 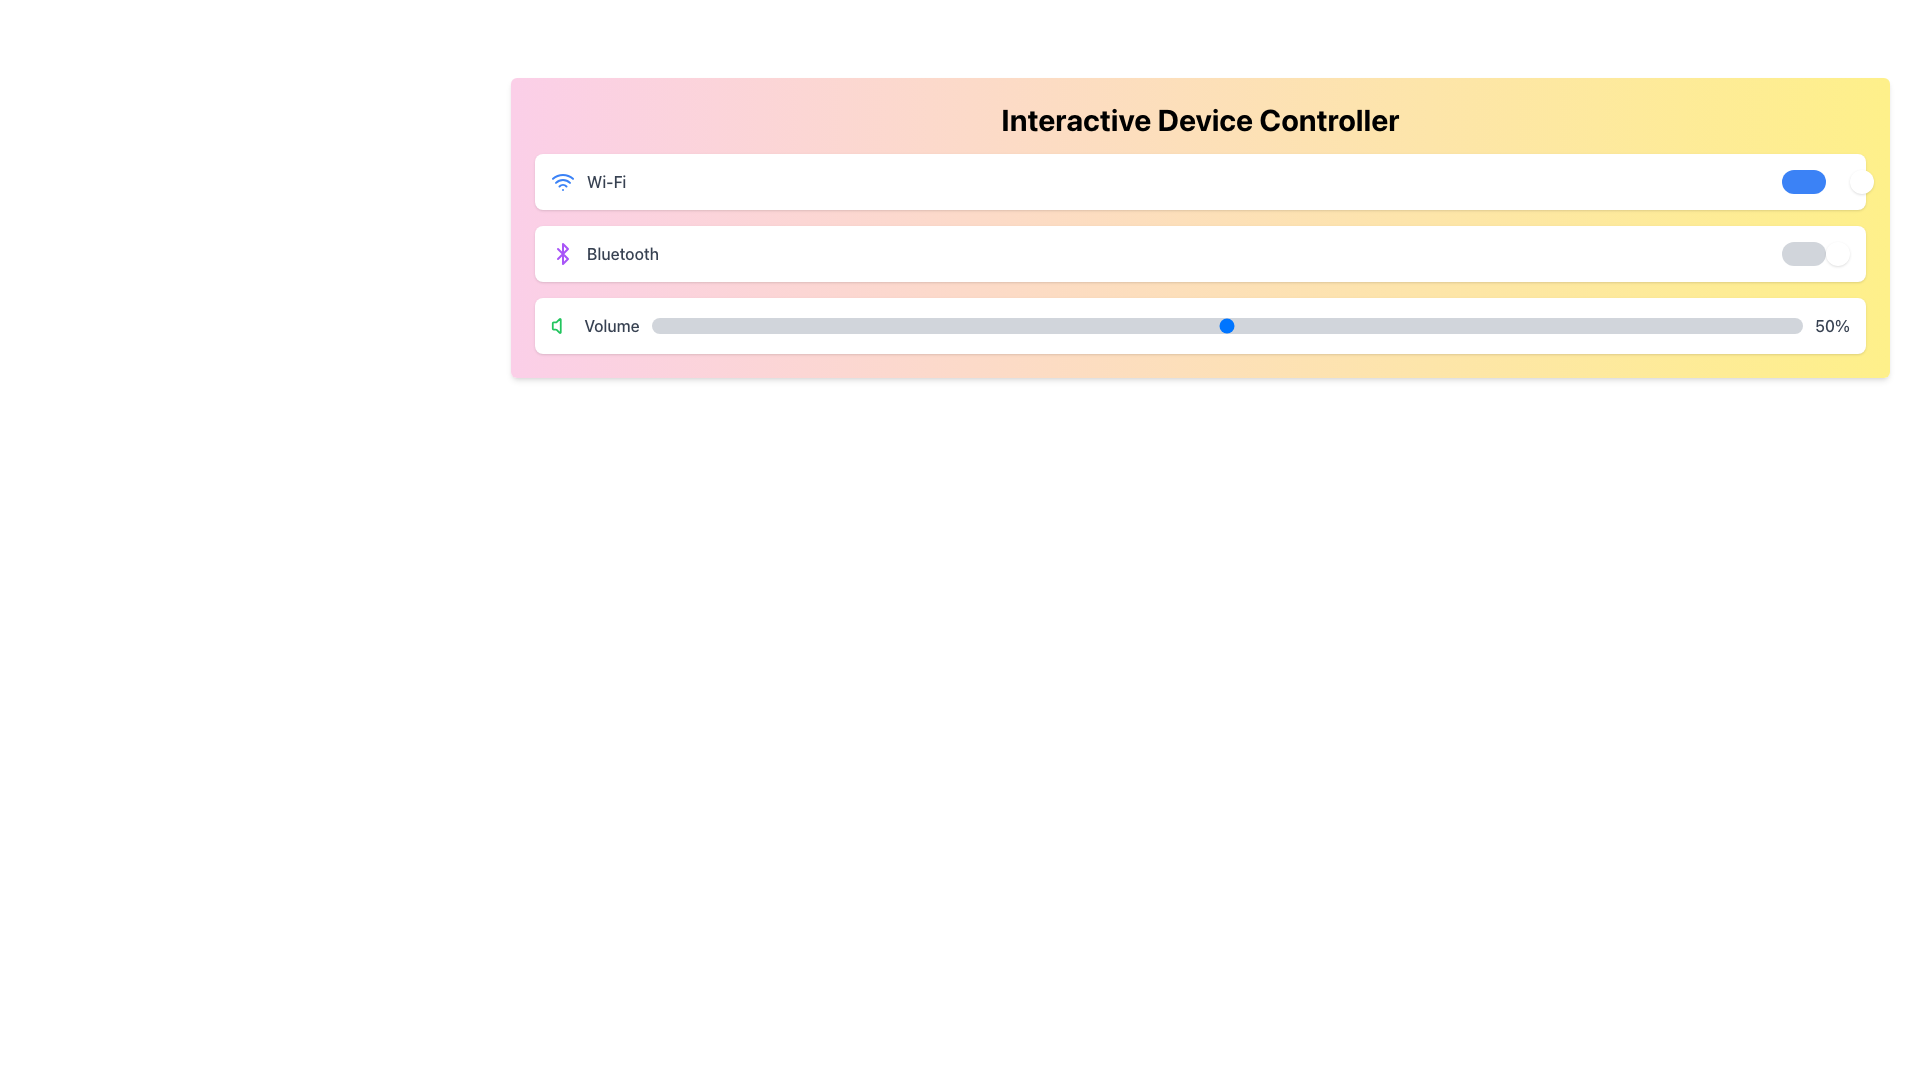 I want to click on the slider value, so click(x=697, y=316).